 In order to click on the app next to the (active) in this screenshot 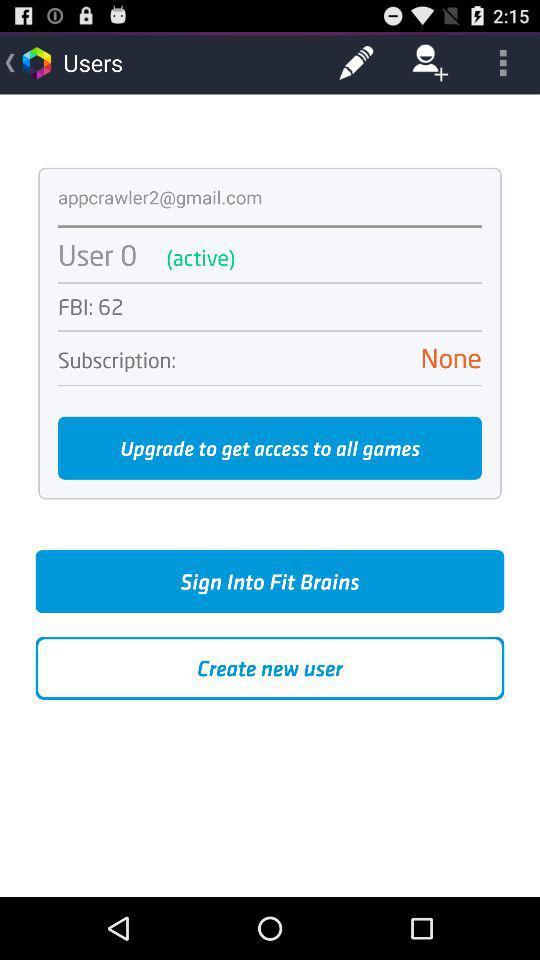, I will do `click(96, 254)`.